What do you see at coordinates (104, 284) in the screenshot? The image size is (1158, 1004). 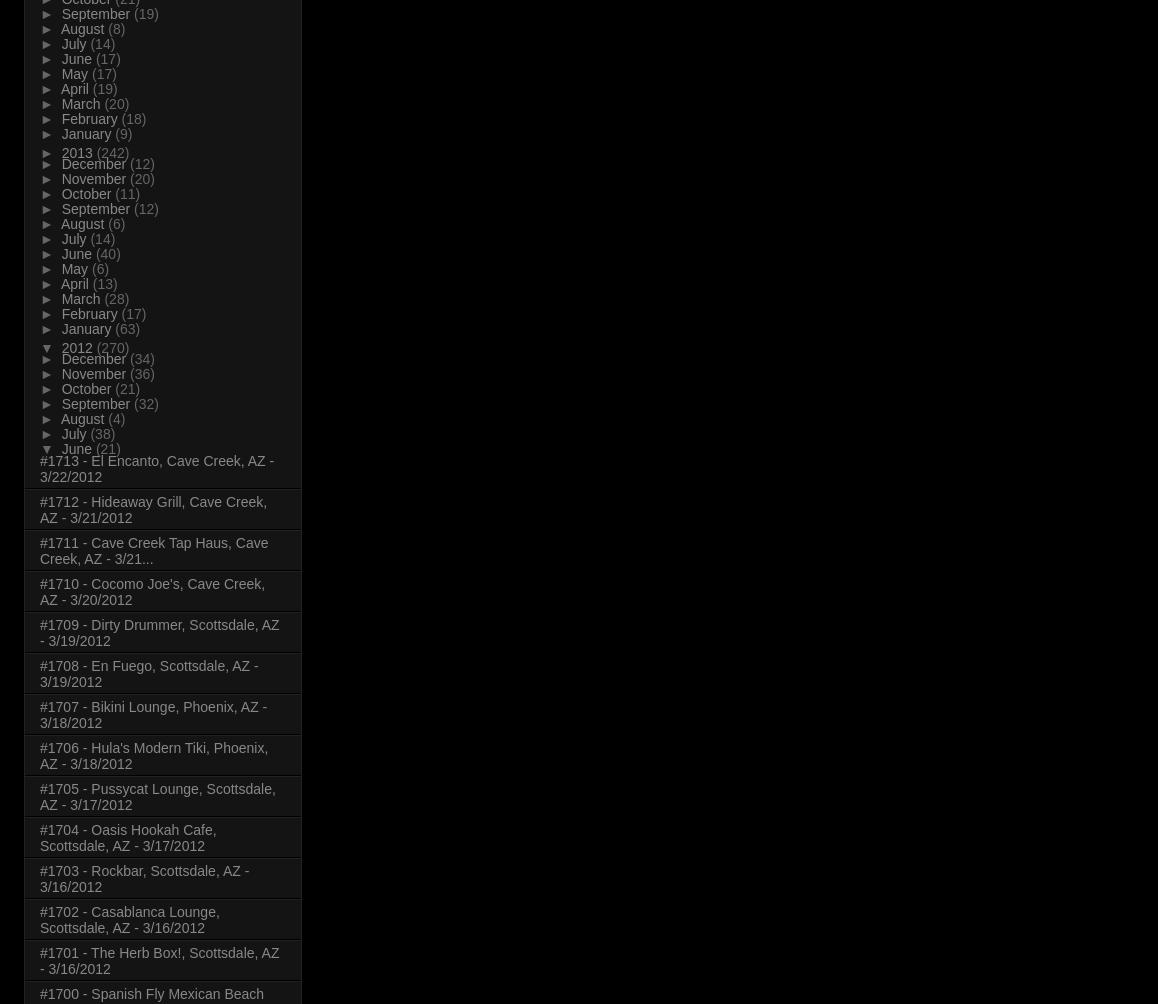 I see `'(13)'` at bounding box center [104, 284].